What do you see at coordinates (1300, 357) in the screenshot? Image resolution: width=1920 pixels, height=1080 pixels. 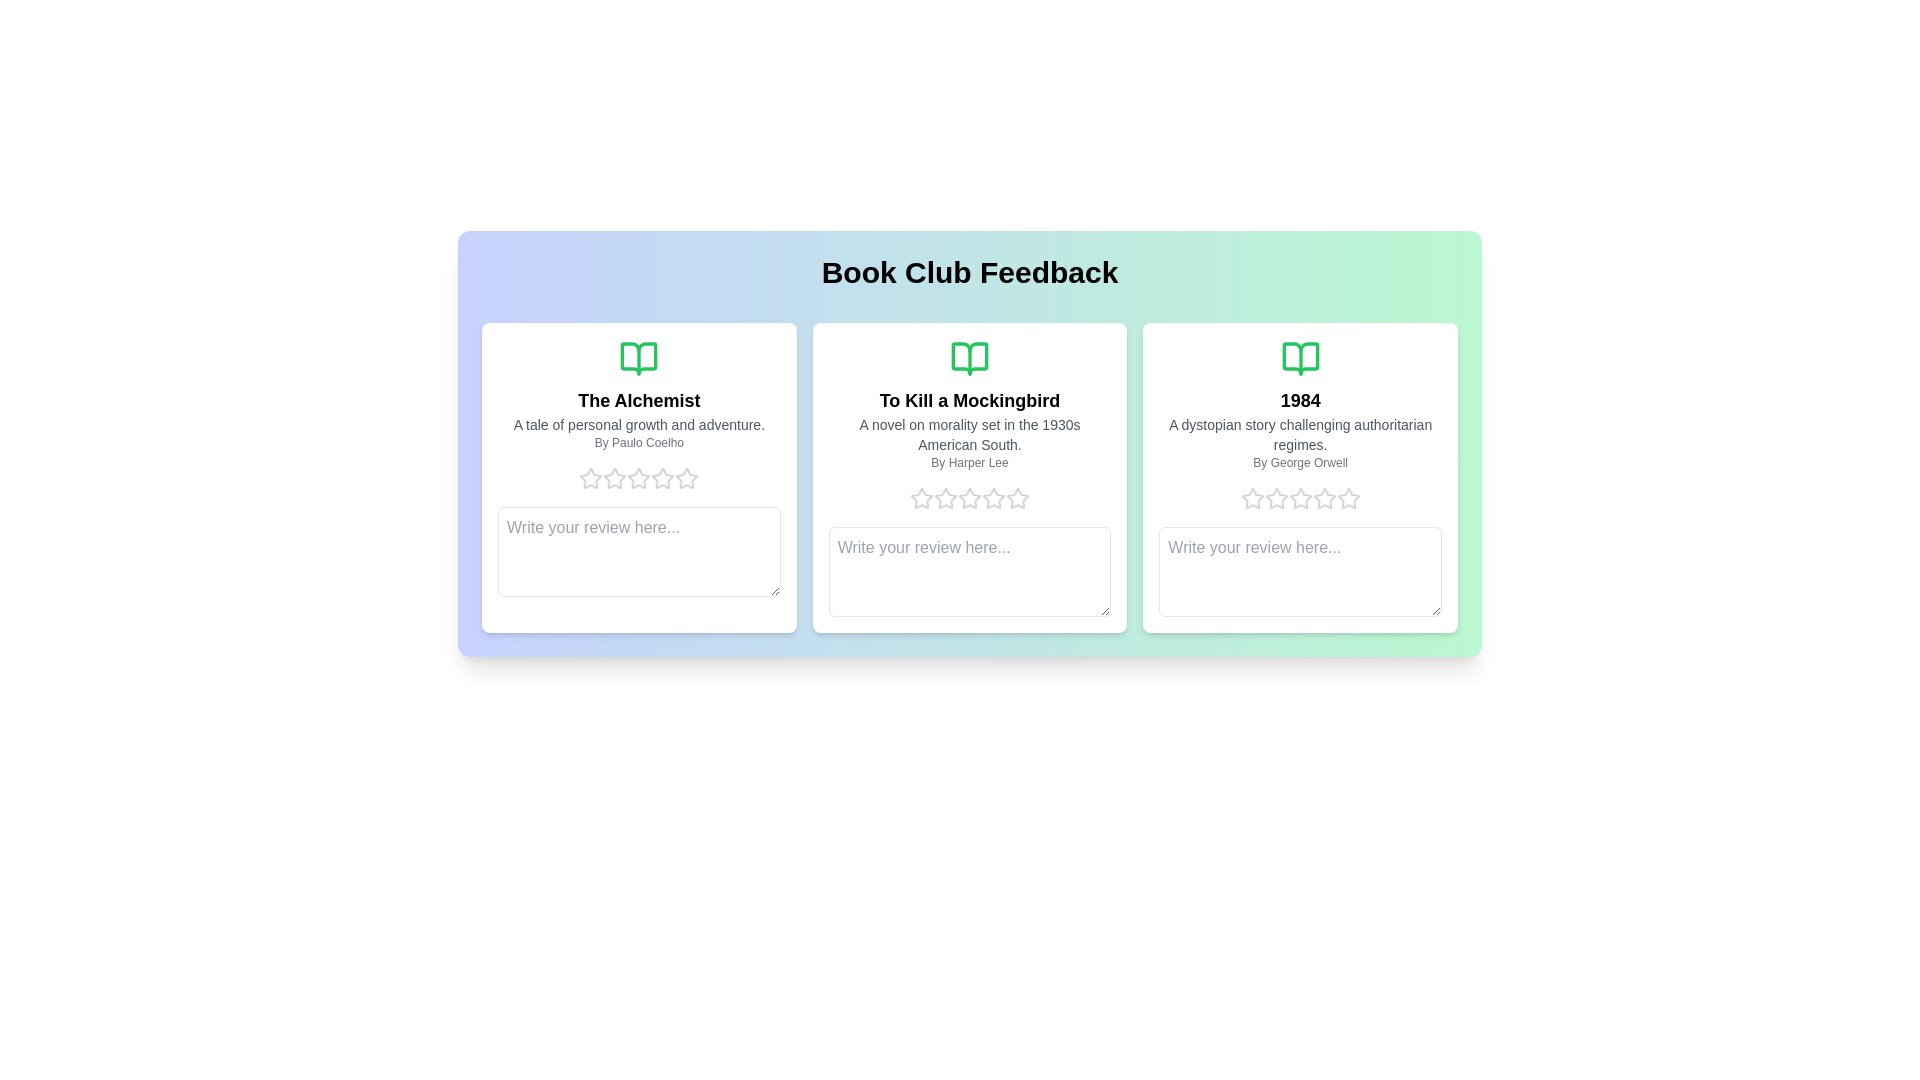 I see `the icon representing the book title '1984', which is located at the top of the card and centered horizontally just above the title` at bounding box center [1300, 357].